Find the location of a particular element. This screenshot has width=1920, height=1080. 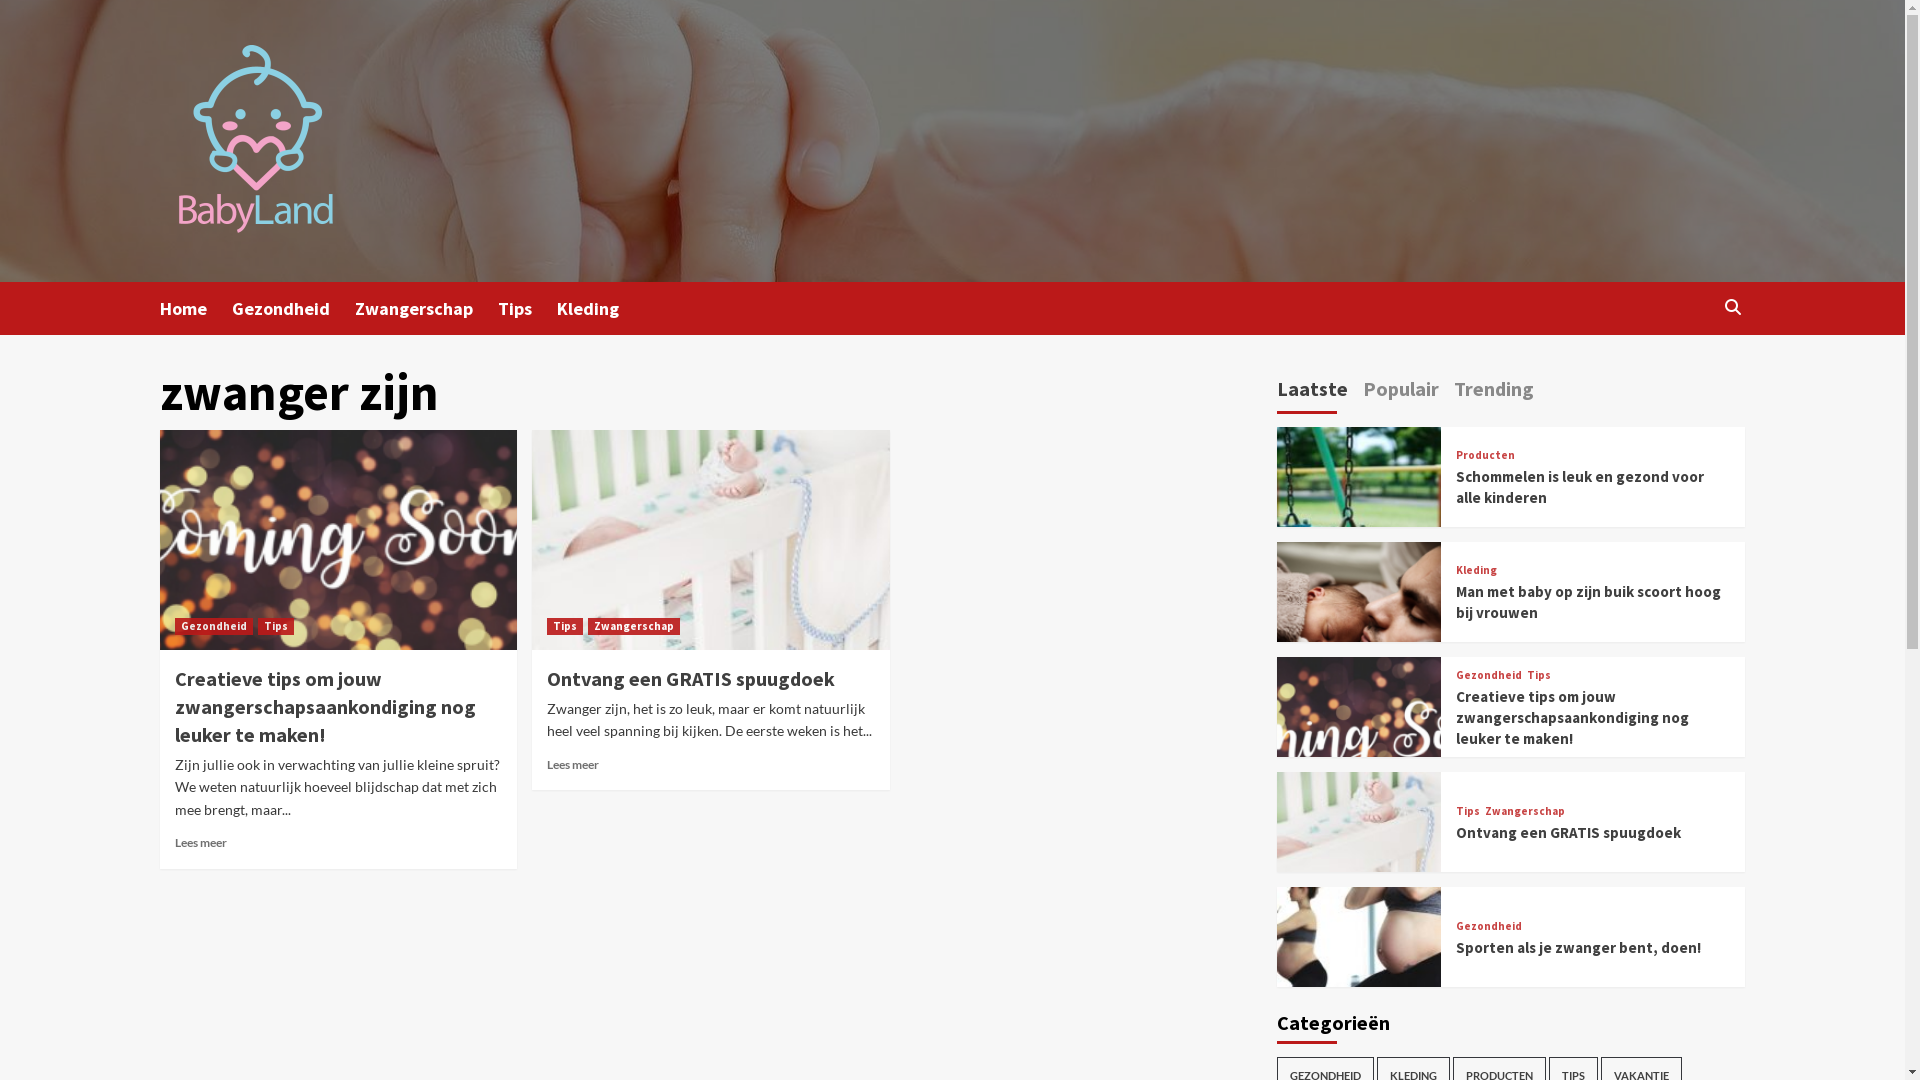

'Tips' is located at coordinates (1455, 811).